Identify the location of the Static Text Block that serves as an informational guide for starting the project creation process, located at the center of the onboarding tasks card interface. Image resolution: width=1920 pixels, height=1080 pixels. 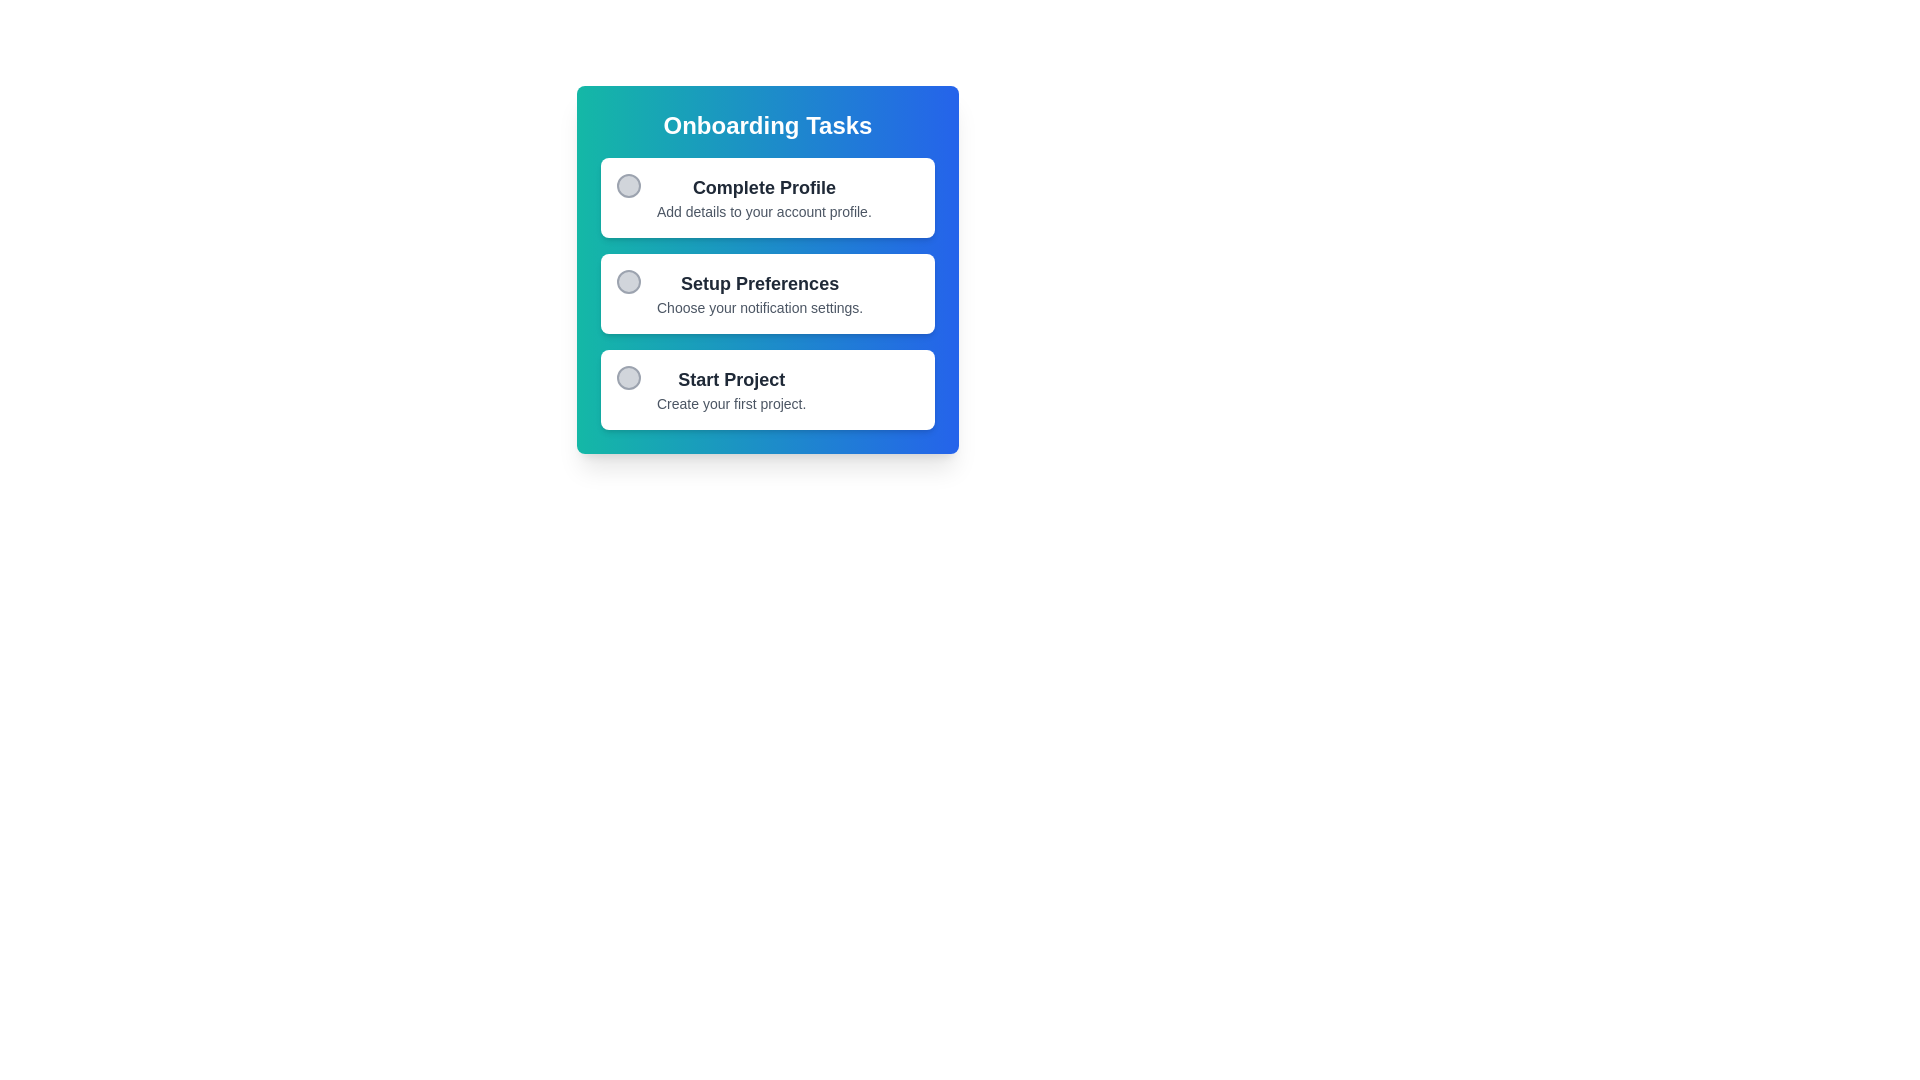
(730, 389).